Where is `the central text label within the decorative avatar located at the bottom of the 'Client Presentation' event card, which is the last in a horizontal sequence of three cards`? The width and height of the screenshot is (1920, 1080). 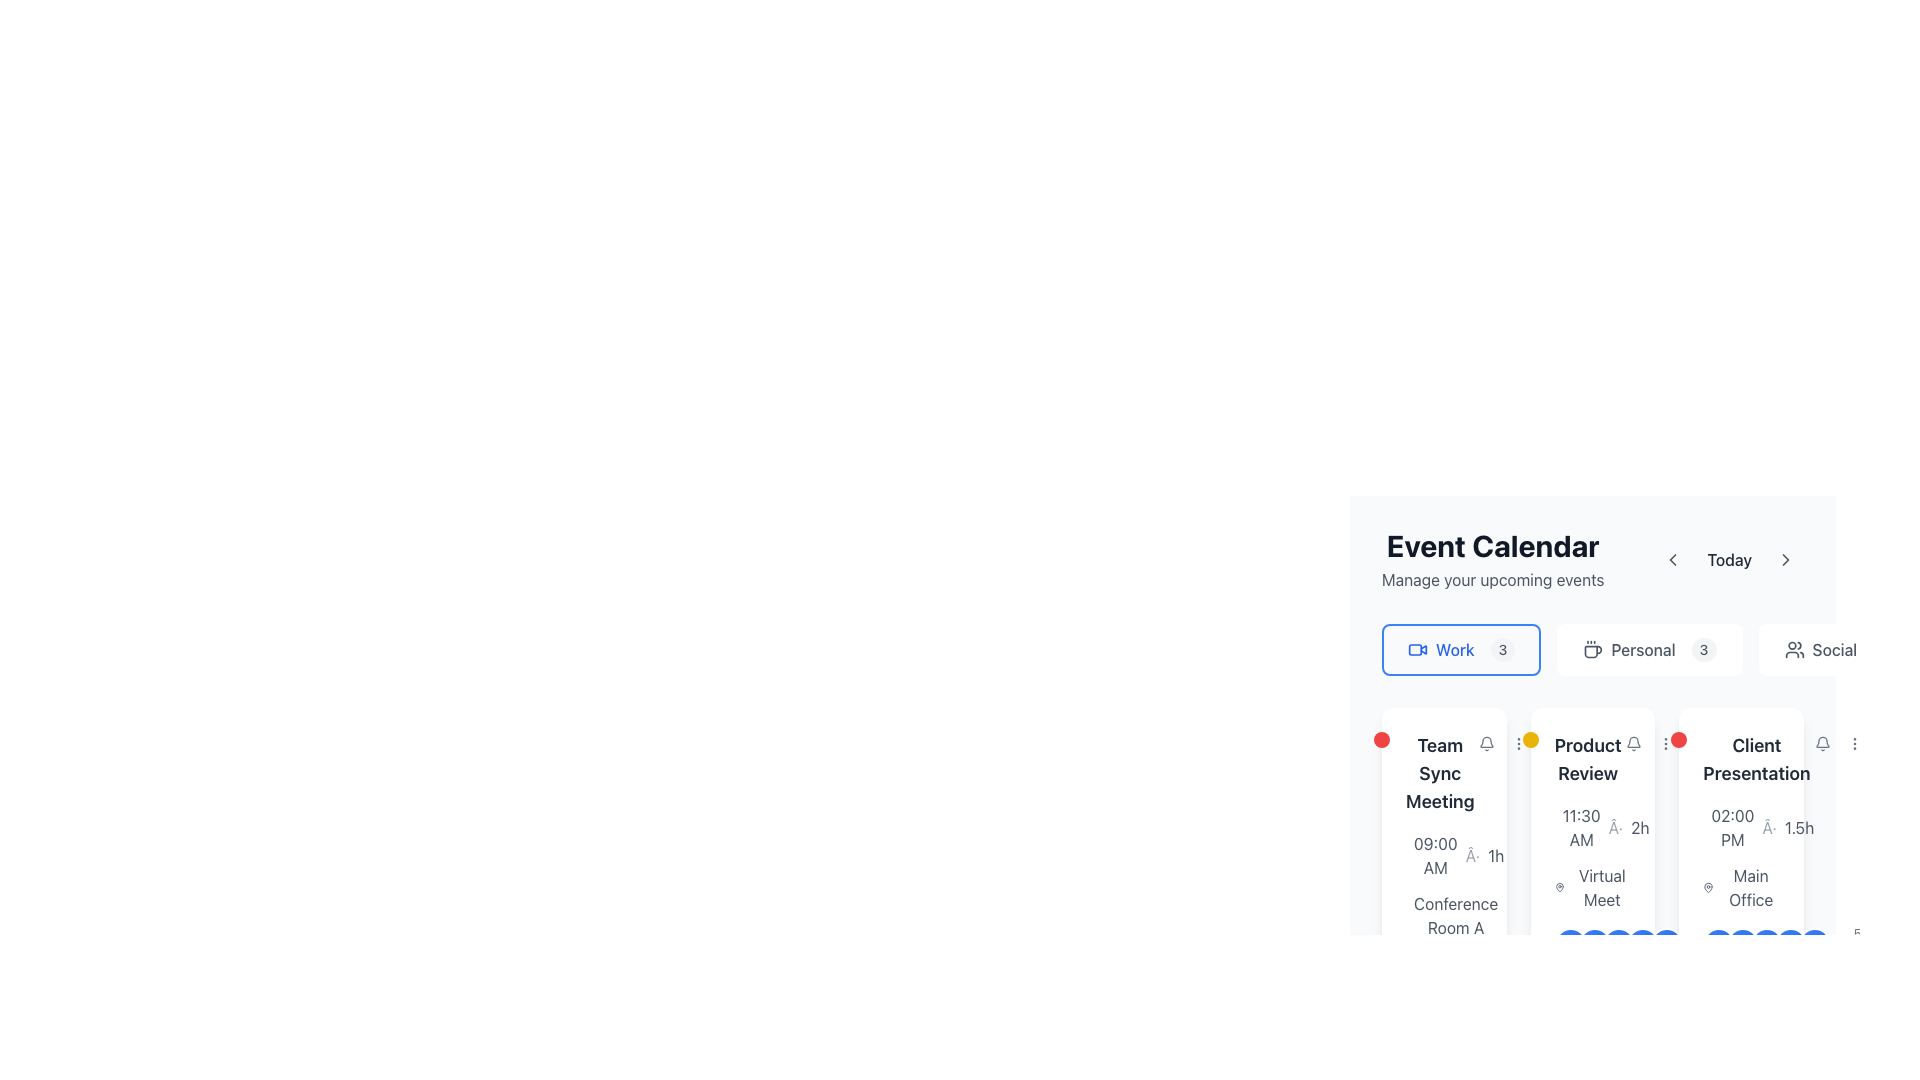 the central text label within the decorative avatar located at the bottom of the 'Client Presentation' event card, which is the last in a horizontal sequence of three cards is located at coordinates (1742, 944).